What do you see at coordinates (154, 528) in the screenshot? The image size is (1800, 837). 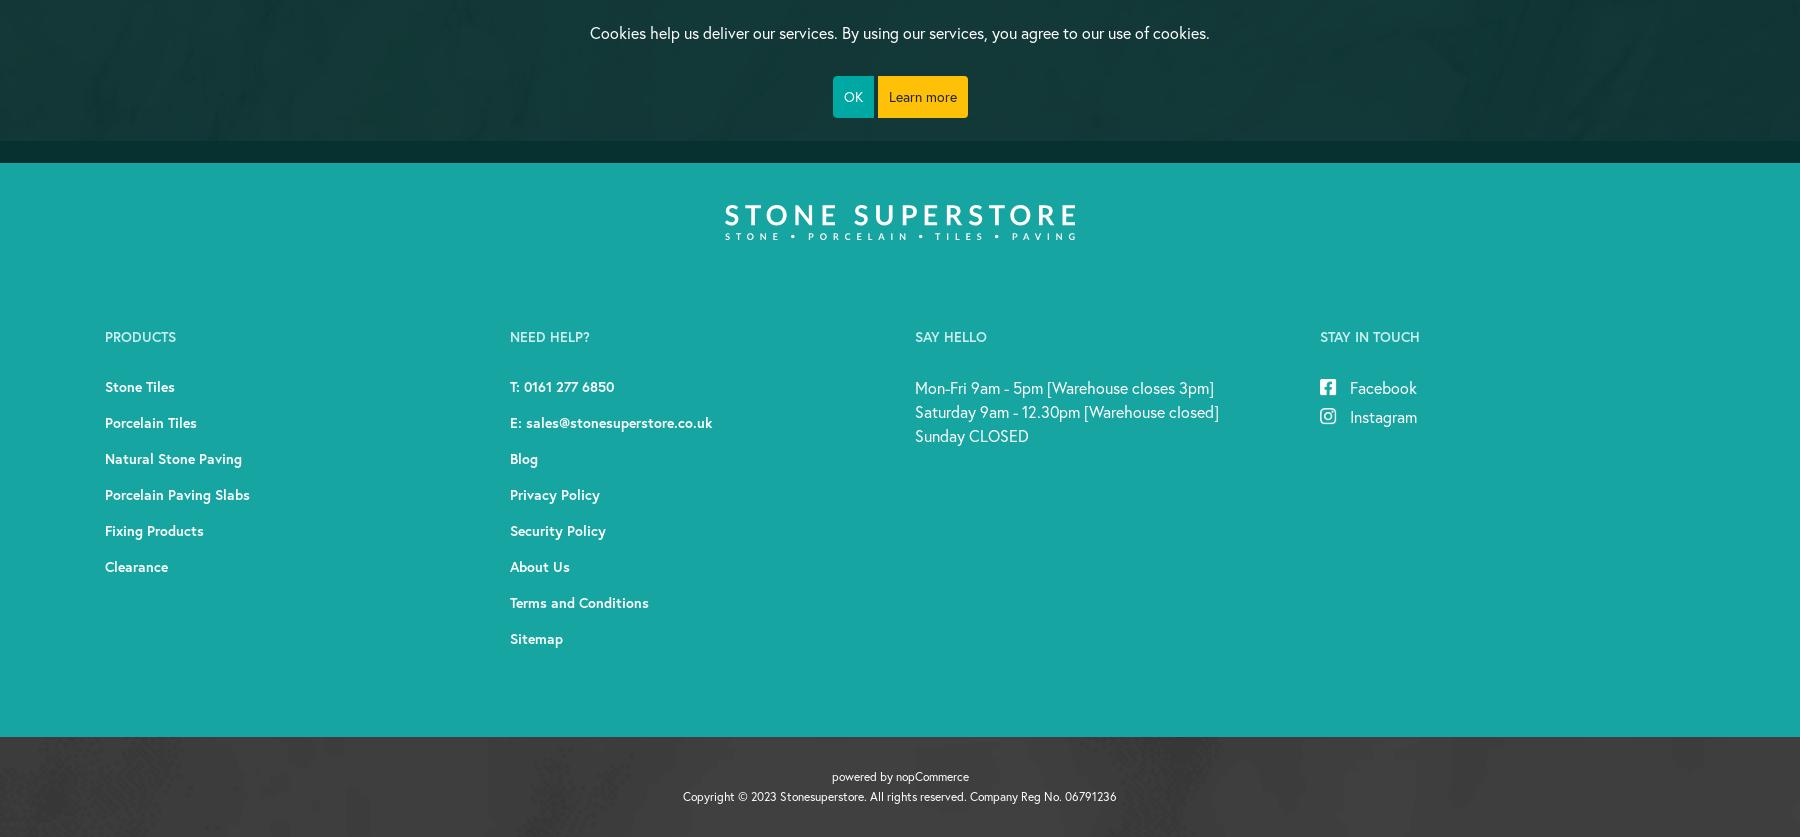 I see `'fixing products'` at bounding box center [154, 528].